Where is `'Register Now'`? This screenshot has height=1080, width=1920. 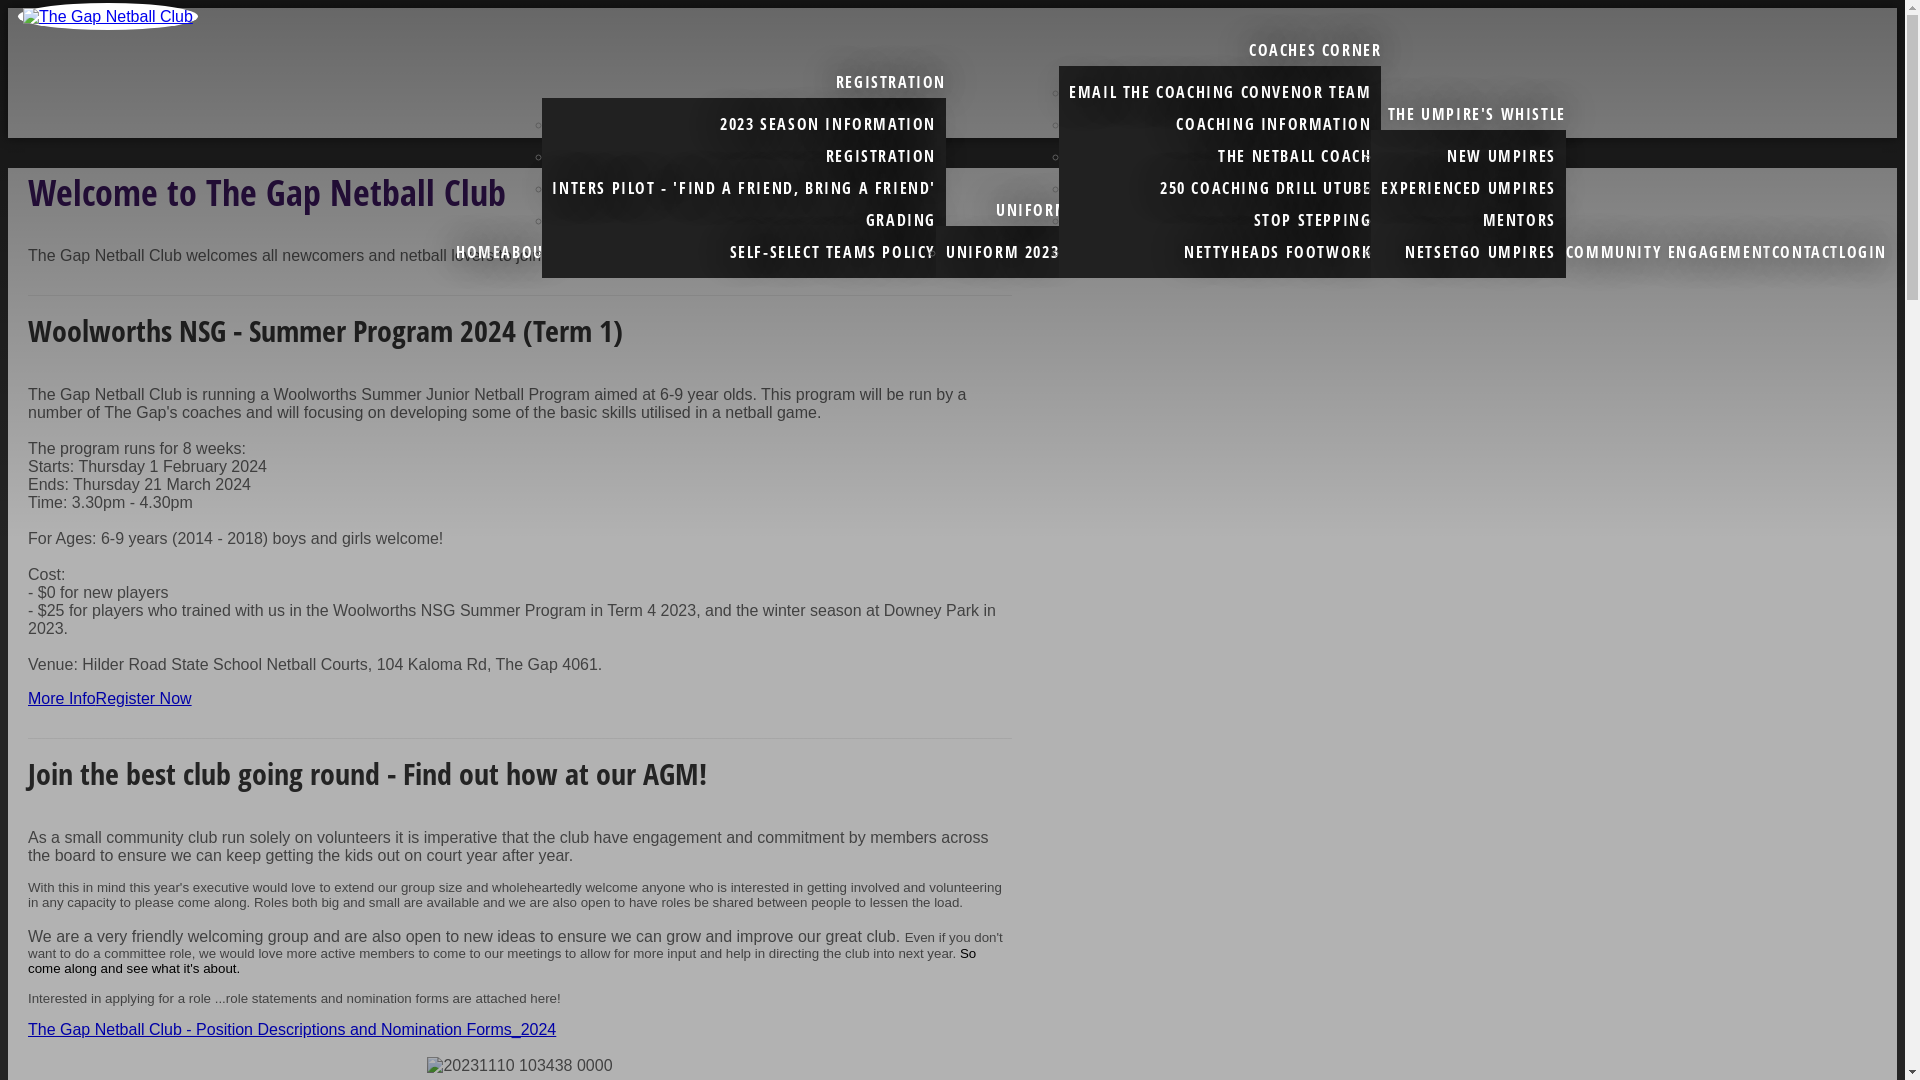
'Register Now' is located at coordinates (143, 697).